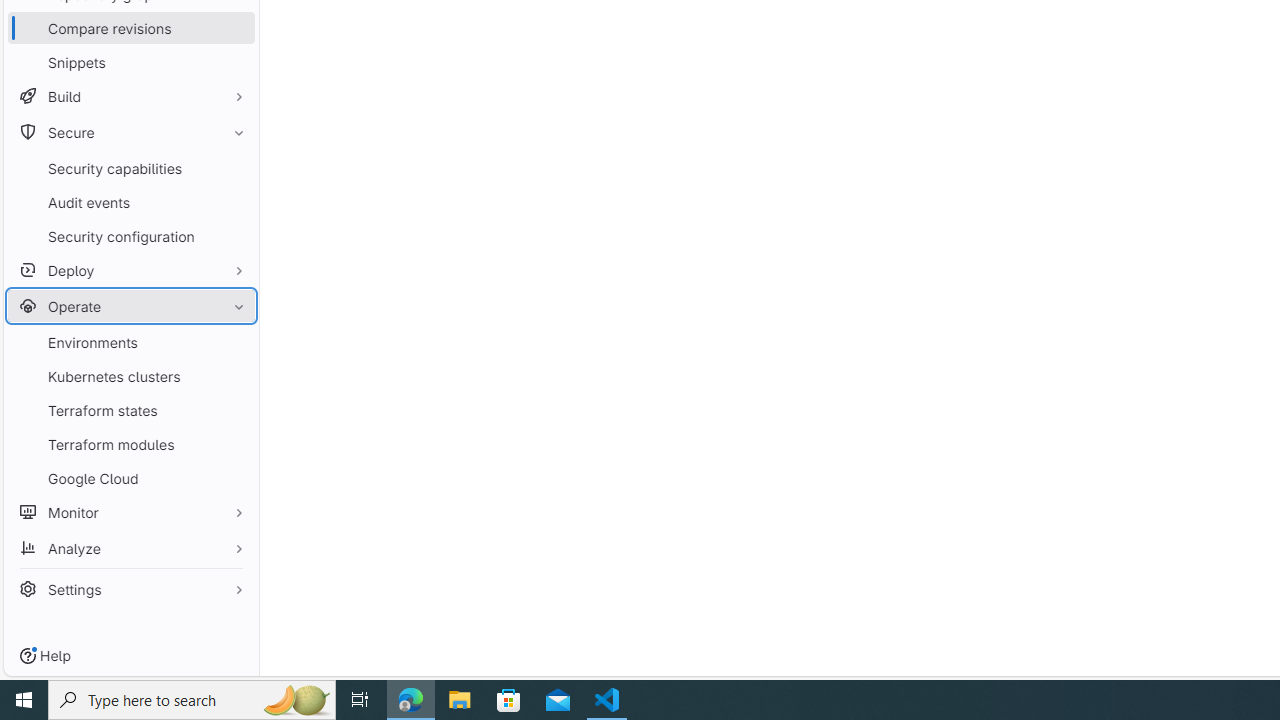 The image size is (1280, 720). I want to click on 'Terraform modules', so click(130, 443).